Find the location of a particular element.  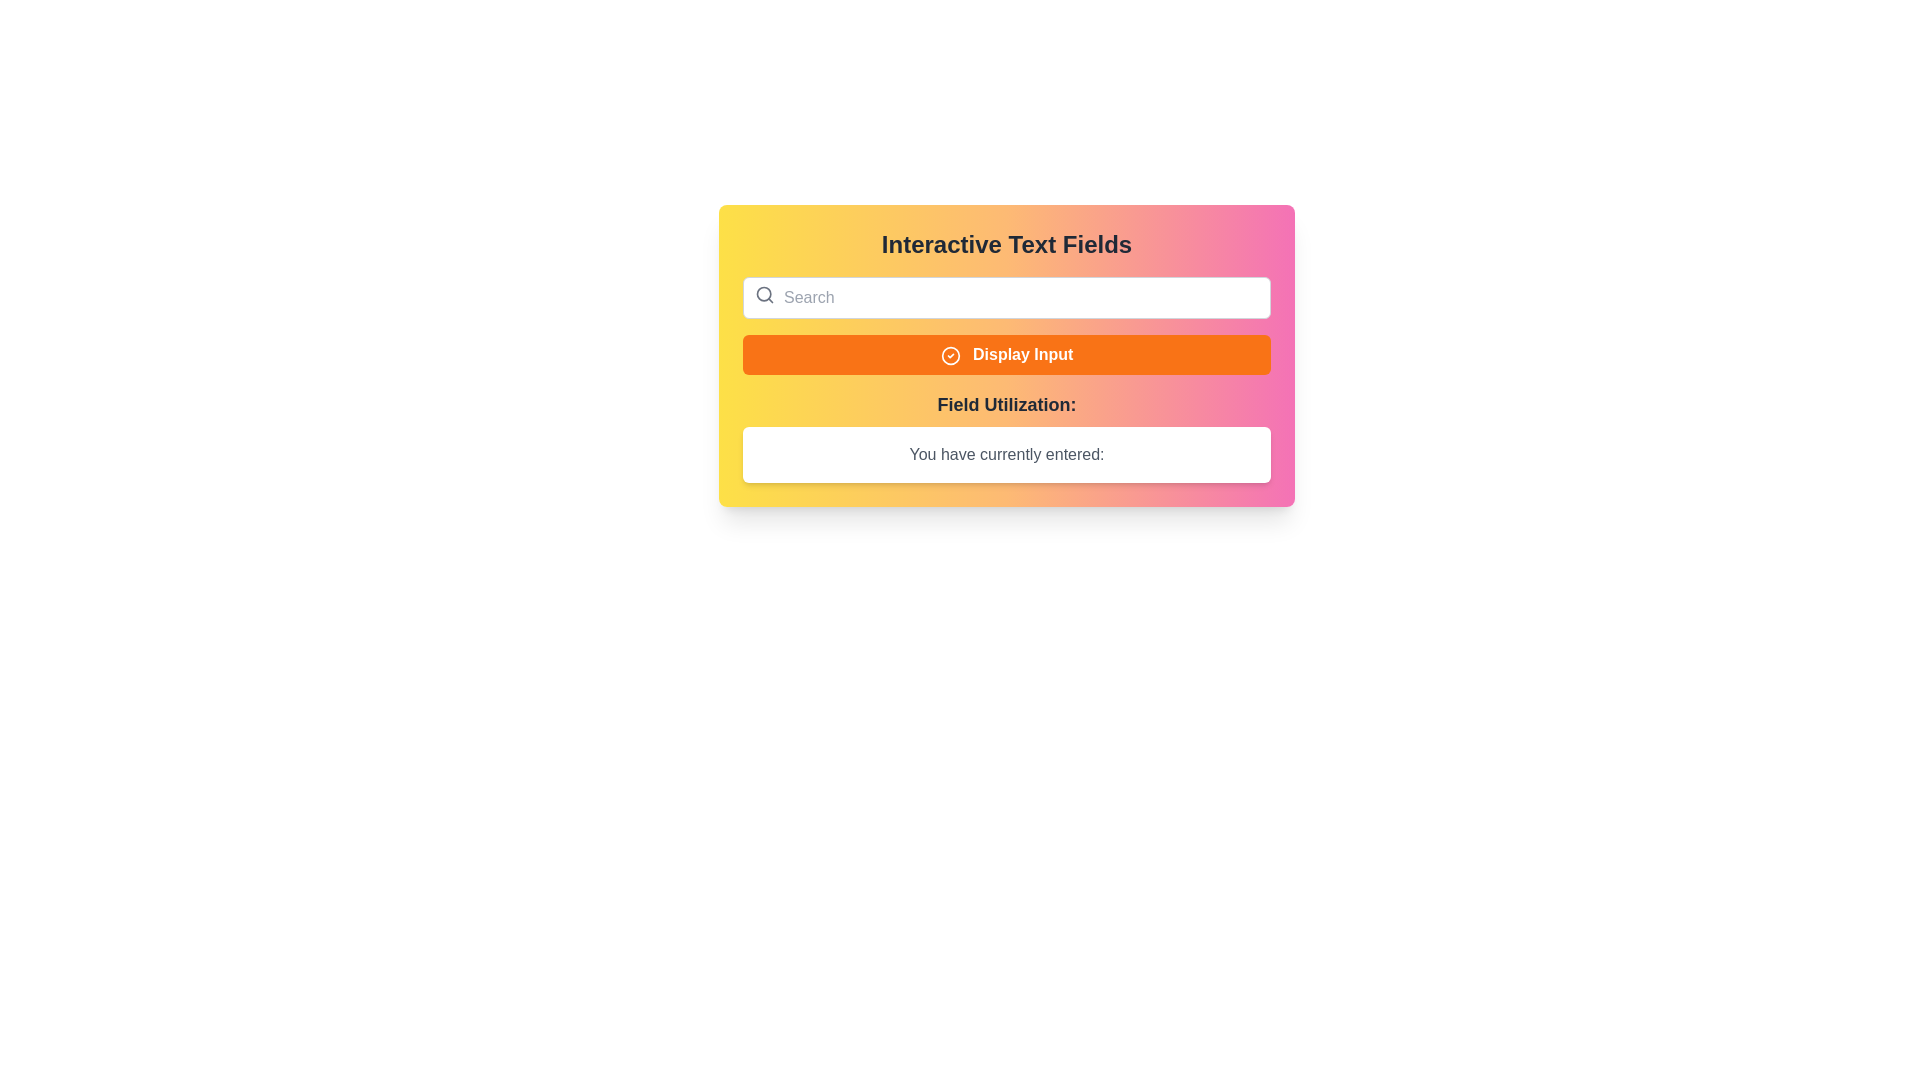

the circular border of the check-circle icon within the 'Display Input' button, which is located at the center of the panel is located at coordinates (949, 354).